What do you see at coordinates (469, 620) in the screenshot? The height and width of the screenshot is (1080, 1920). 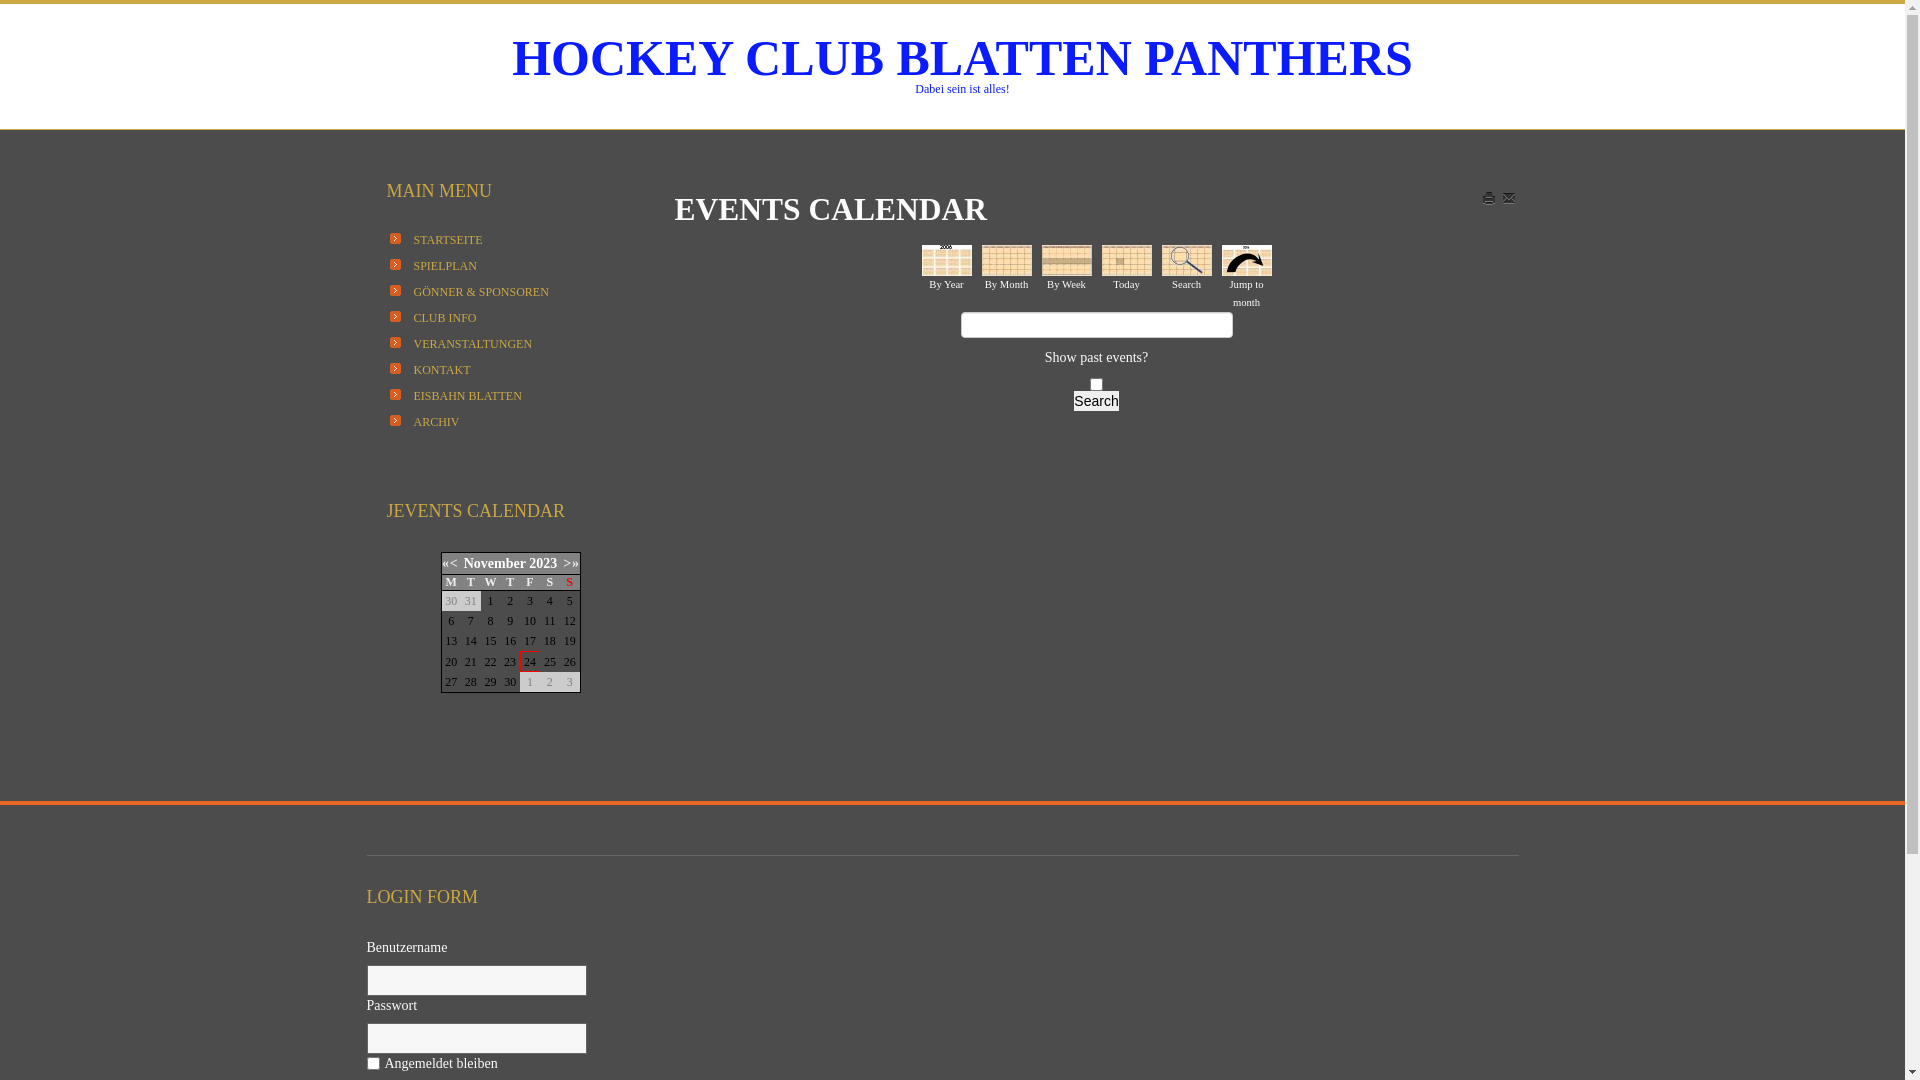 I see `'7'` at bounding box center [469, 620].